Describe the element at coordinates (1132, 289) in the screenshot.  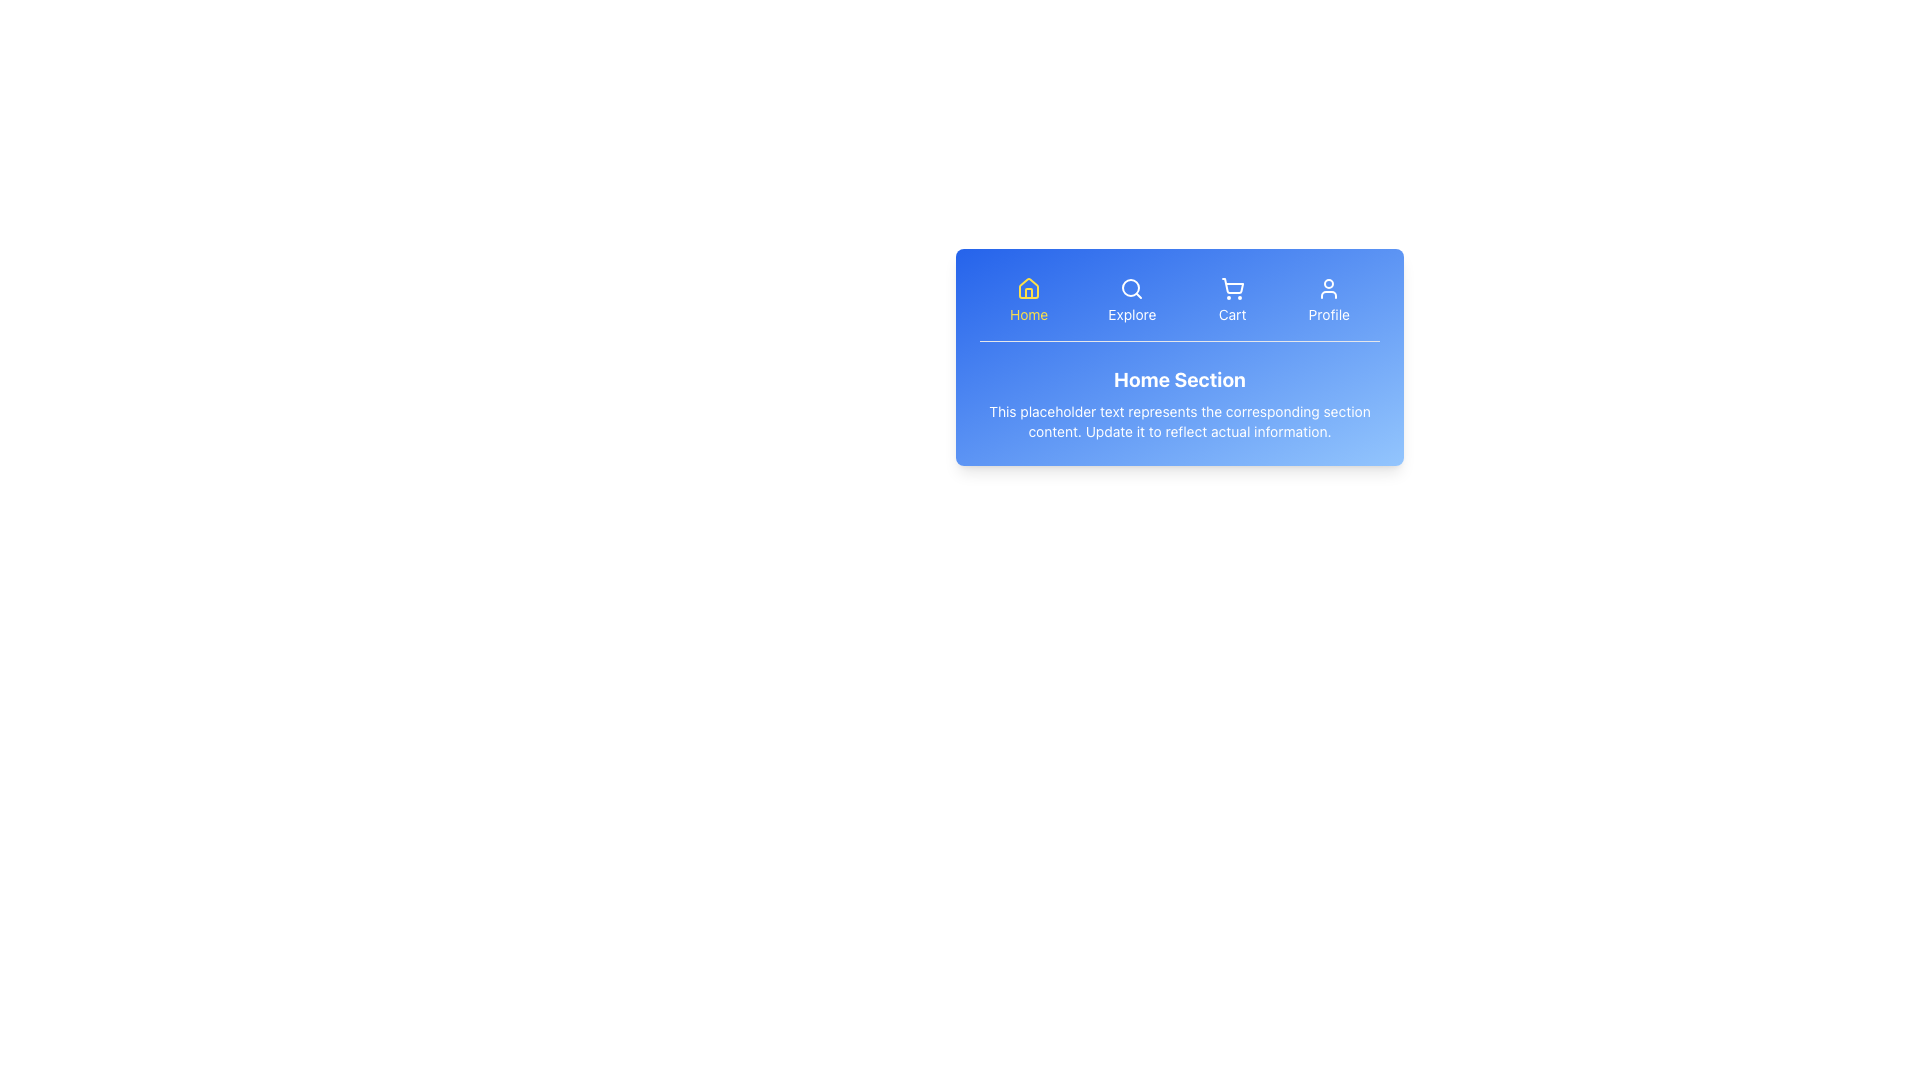
I see `the search icon located in the 'Explore' section of the navigation bar, which serves as a visual cue for search functionality` at that location.